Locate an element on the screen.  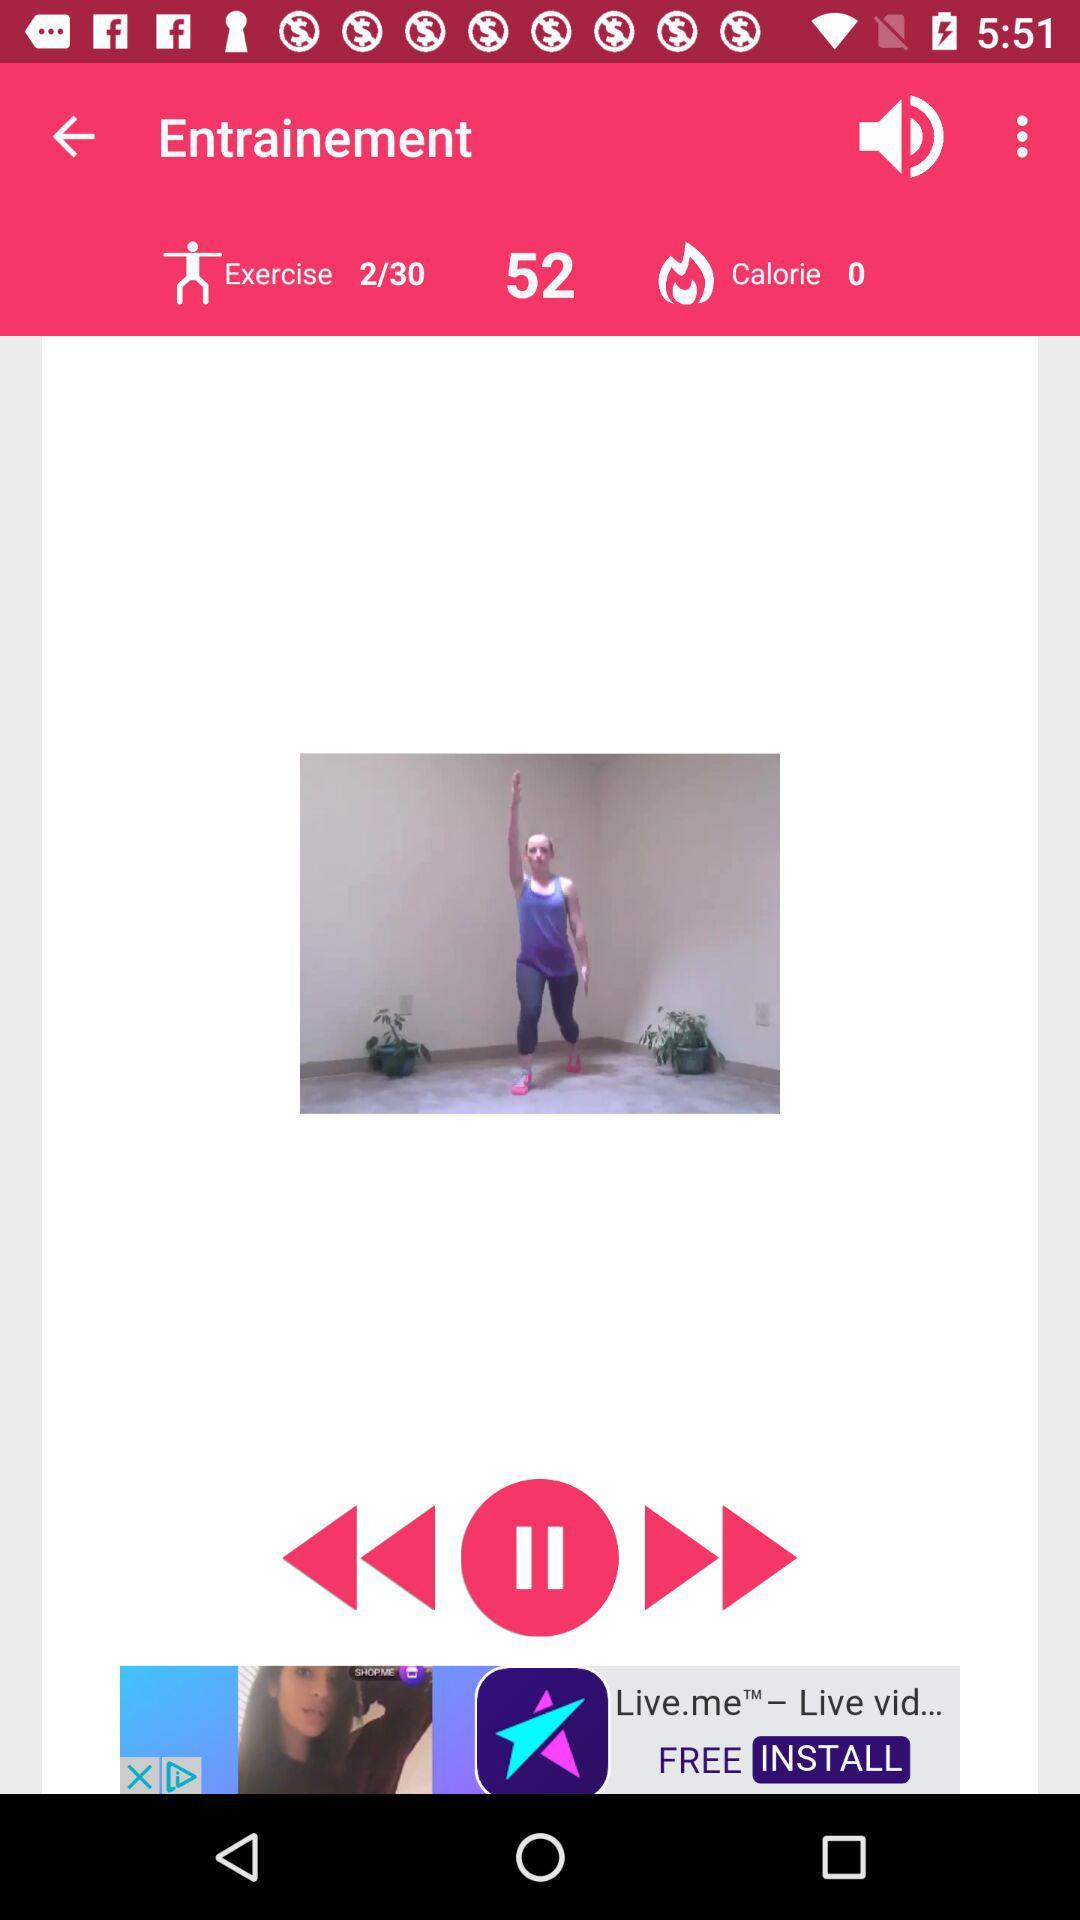
next exercise is located at coordinates (192, 272).